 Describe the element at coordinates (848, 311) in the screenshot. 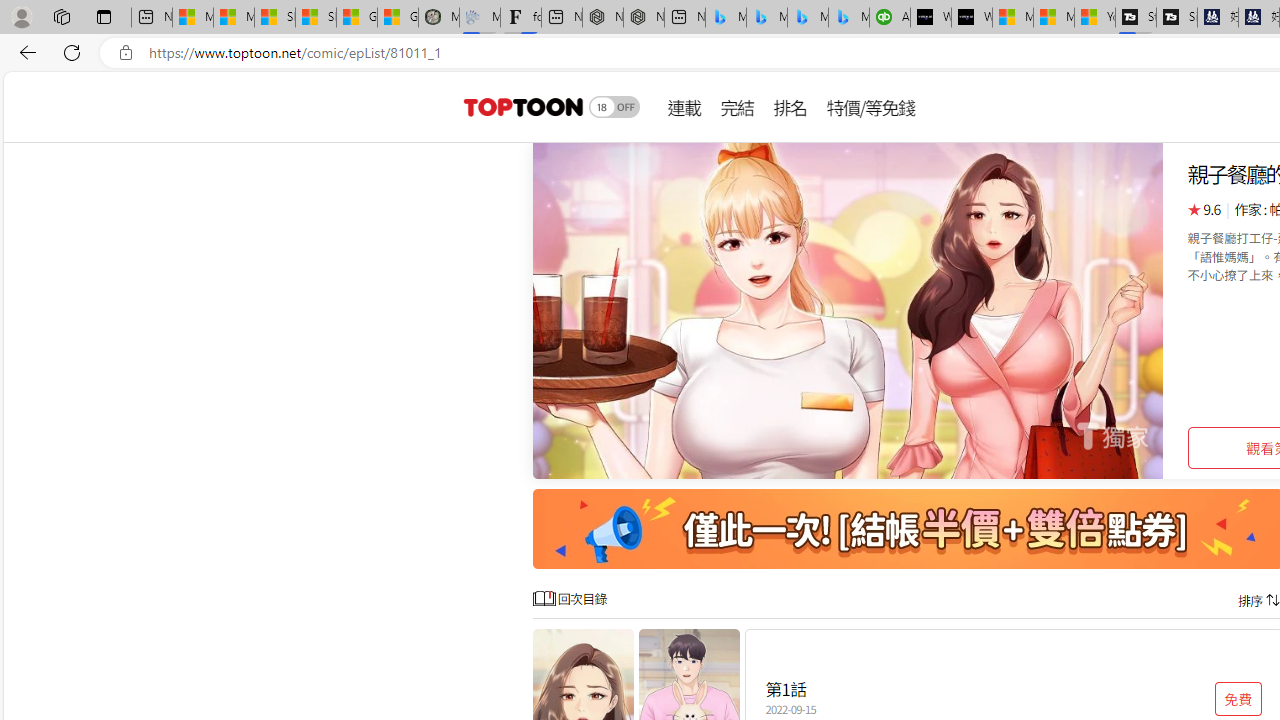

I see `'Class: swiper-slide'` at that location.